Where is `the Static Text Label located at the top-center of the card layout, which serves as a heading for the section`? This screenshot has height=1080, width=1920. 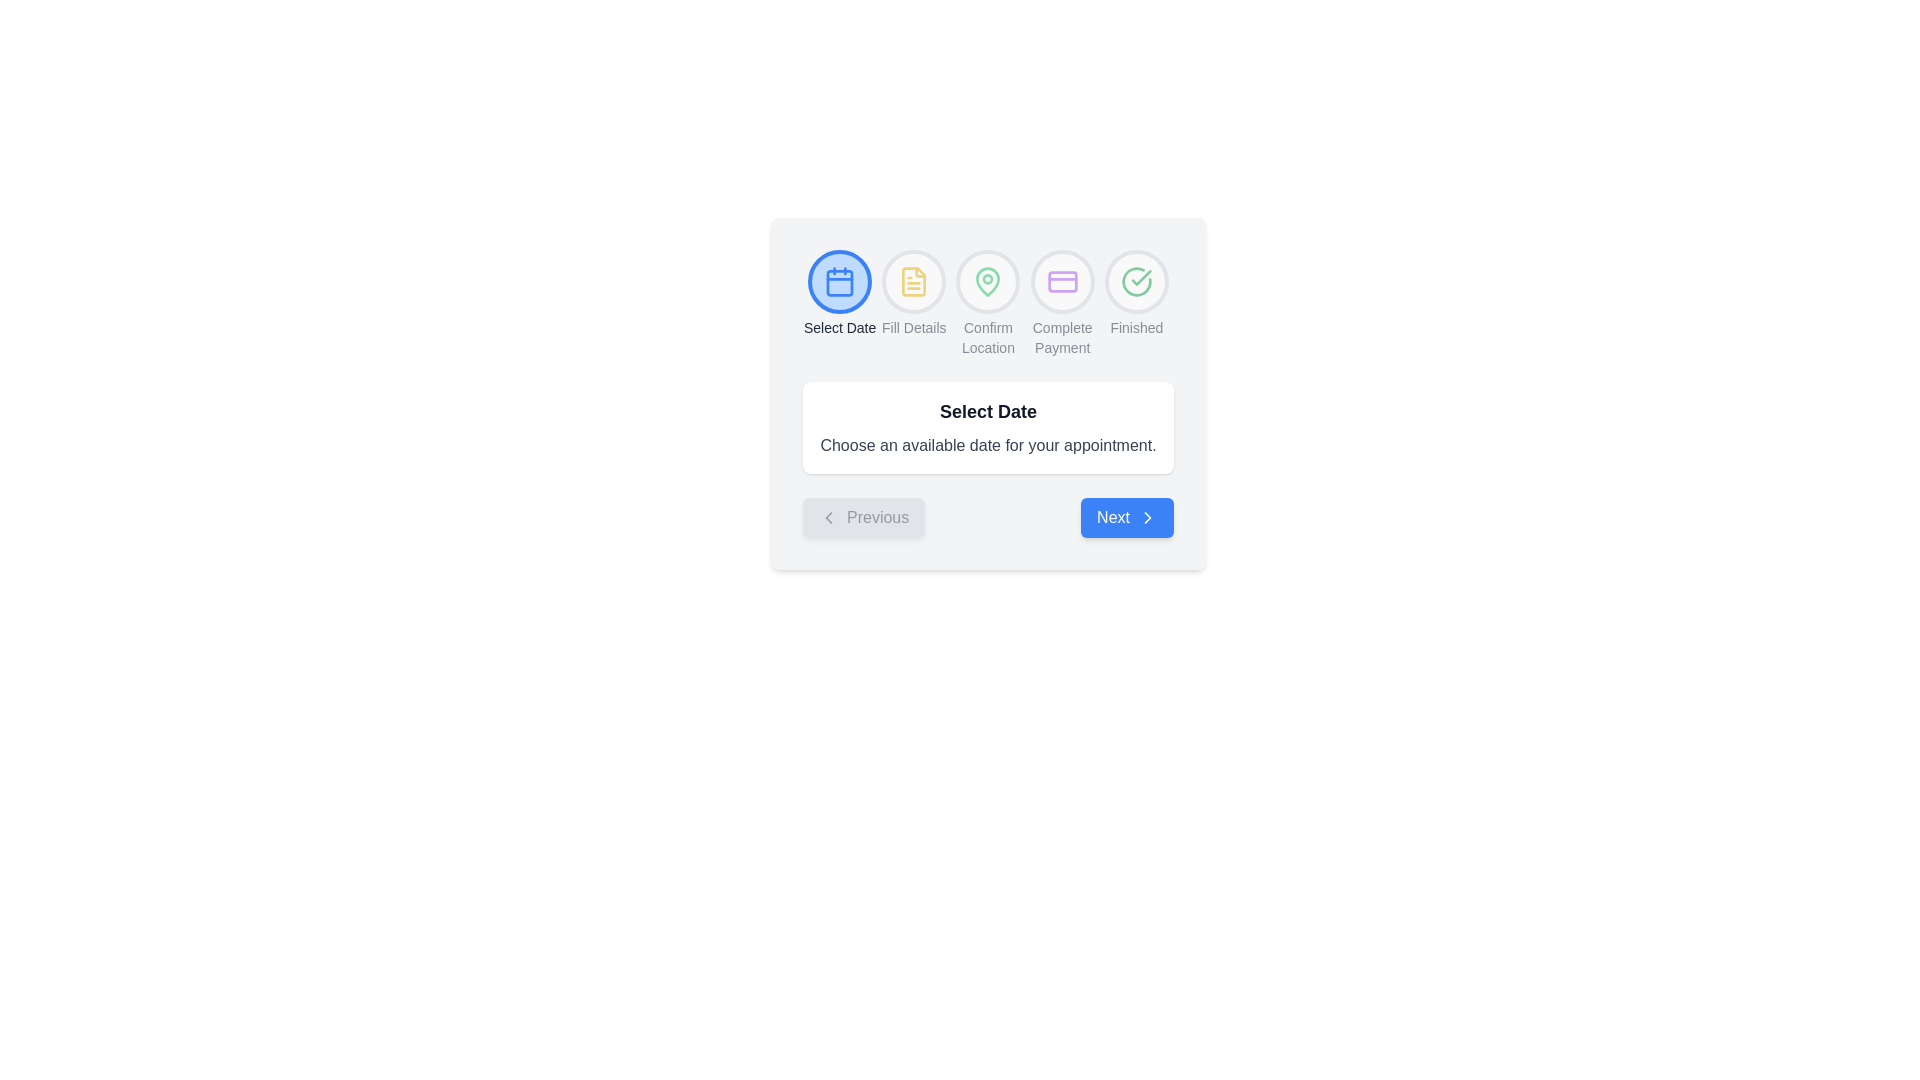 the Static Text Label located at the top-center of the card layout, which serves as a heading for the section is located at coordinates (988, 411).